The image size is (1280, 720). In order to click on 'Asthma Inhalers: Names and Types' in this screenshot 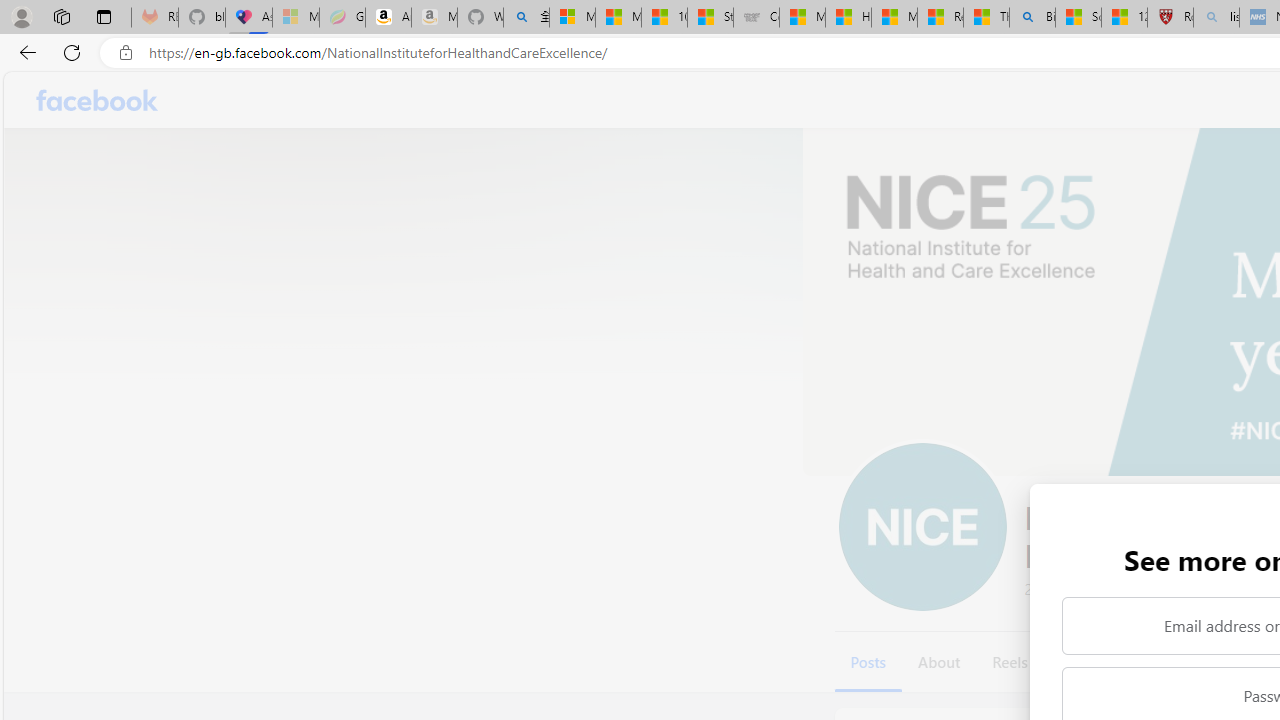, I will do `click(248, 17)`.